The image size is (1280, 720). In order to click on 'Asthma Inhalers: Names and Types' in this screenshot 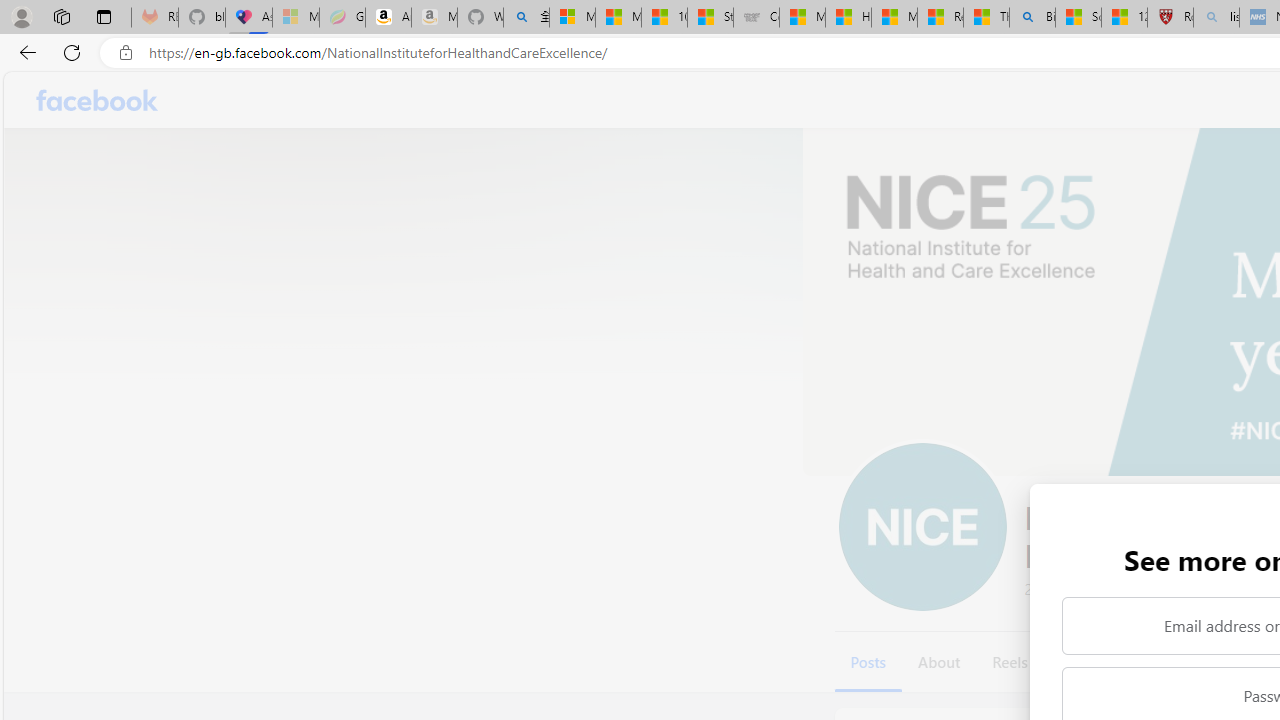, I will do `click(248, 17)`.